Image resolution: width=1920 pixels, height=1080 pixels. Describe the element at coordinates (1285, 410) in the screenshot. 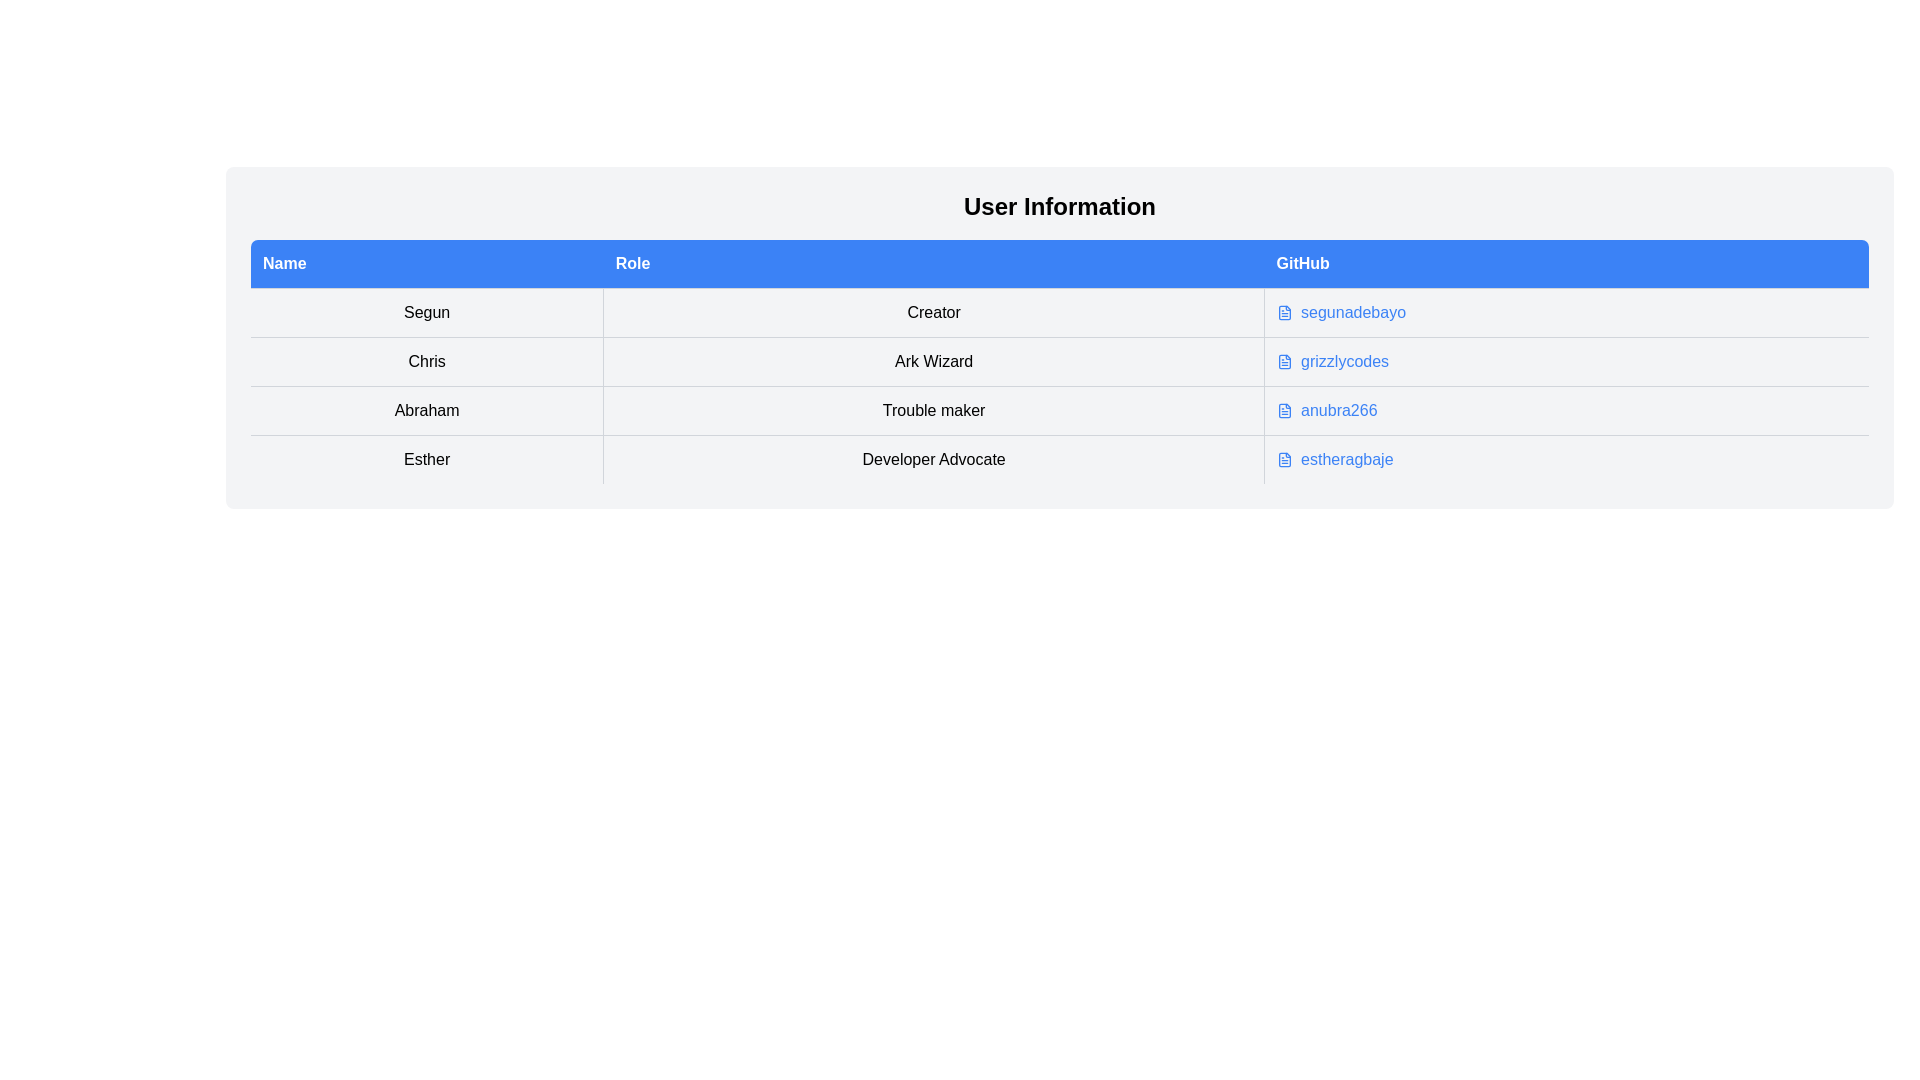

I see `the document icon with a folded corner located under the 'GitHub' header for the row of 'Abraham'` at that location.